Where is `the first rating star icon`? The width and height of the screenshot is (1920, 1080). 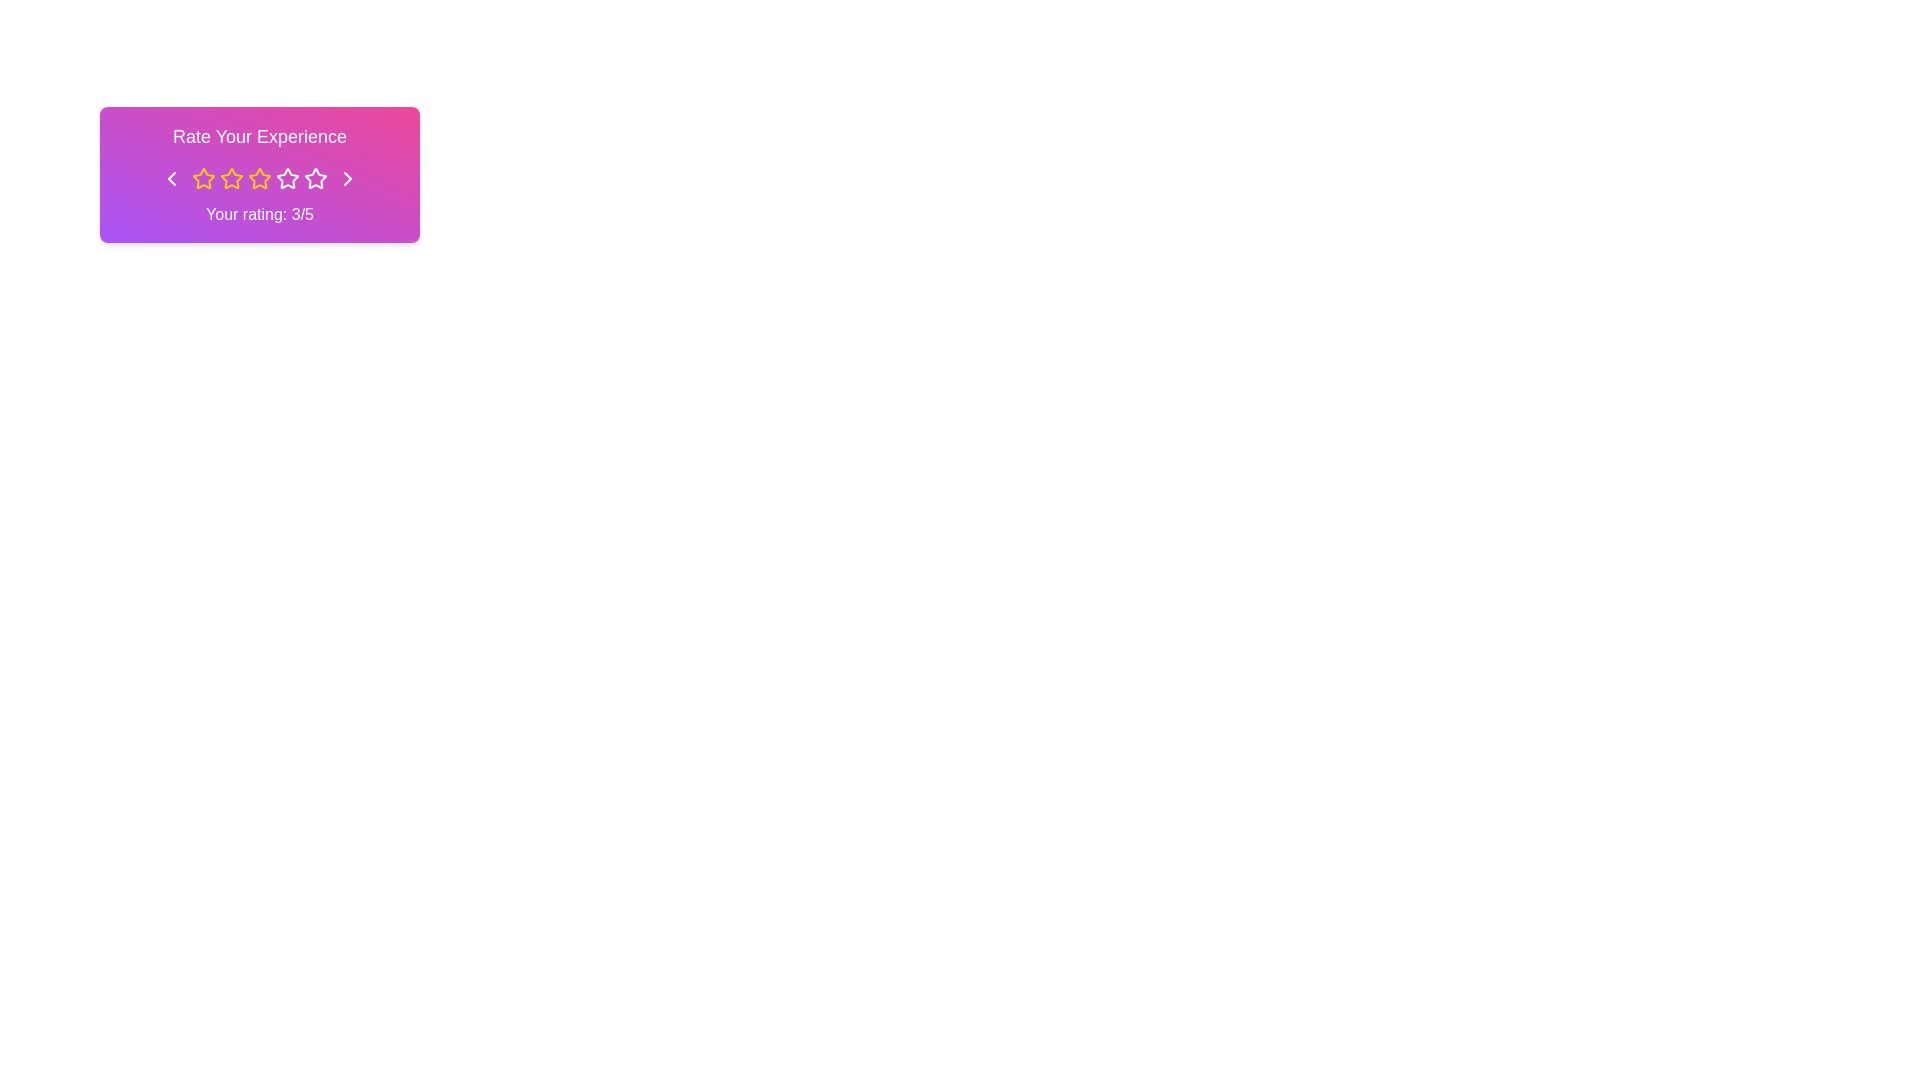
the first rating star icon is located at coordinates (203, 177).